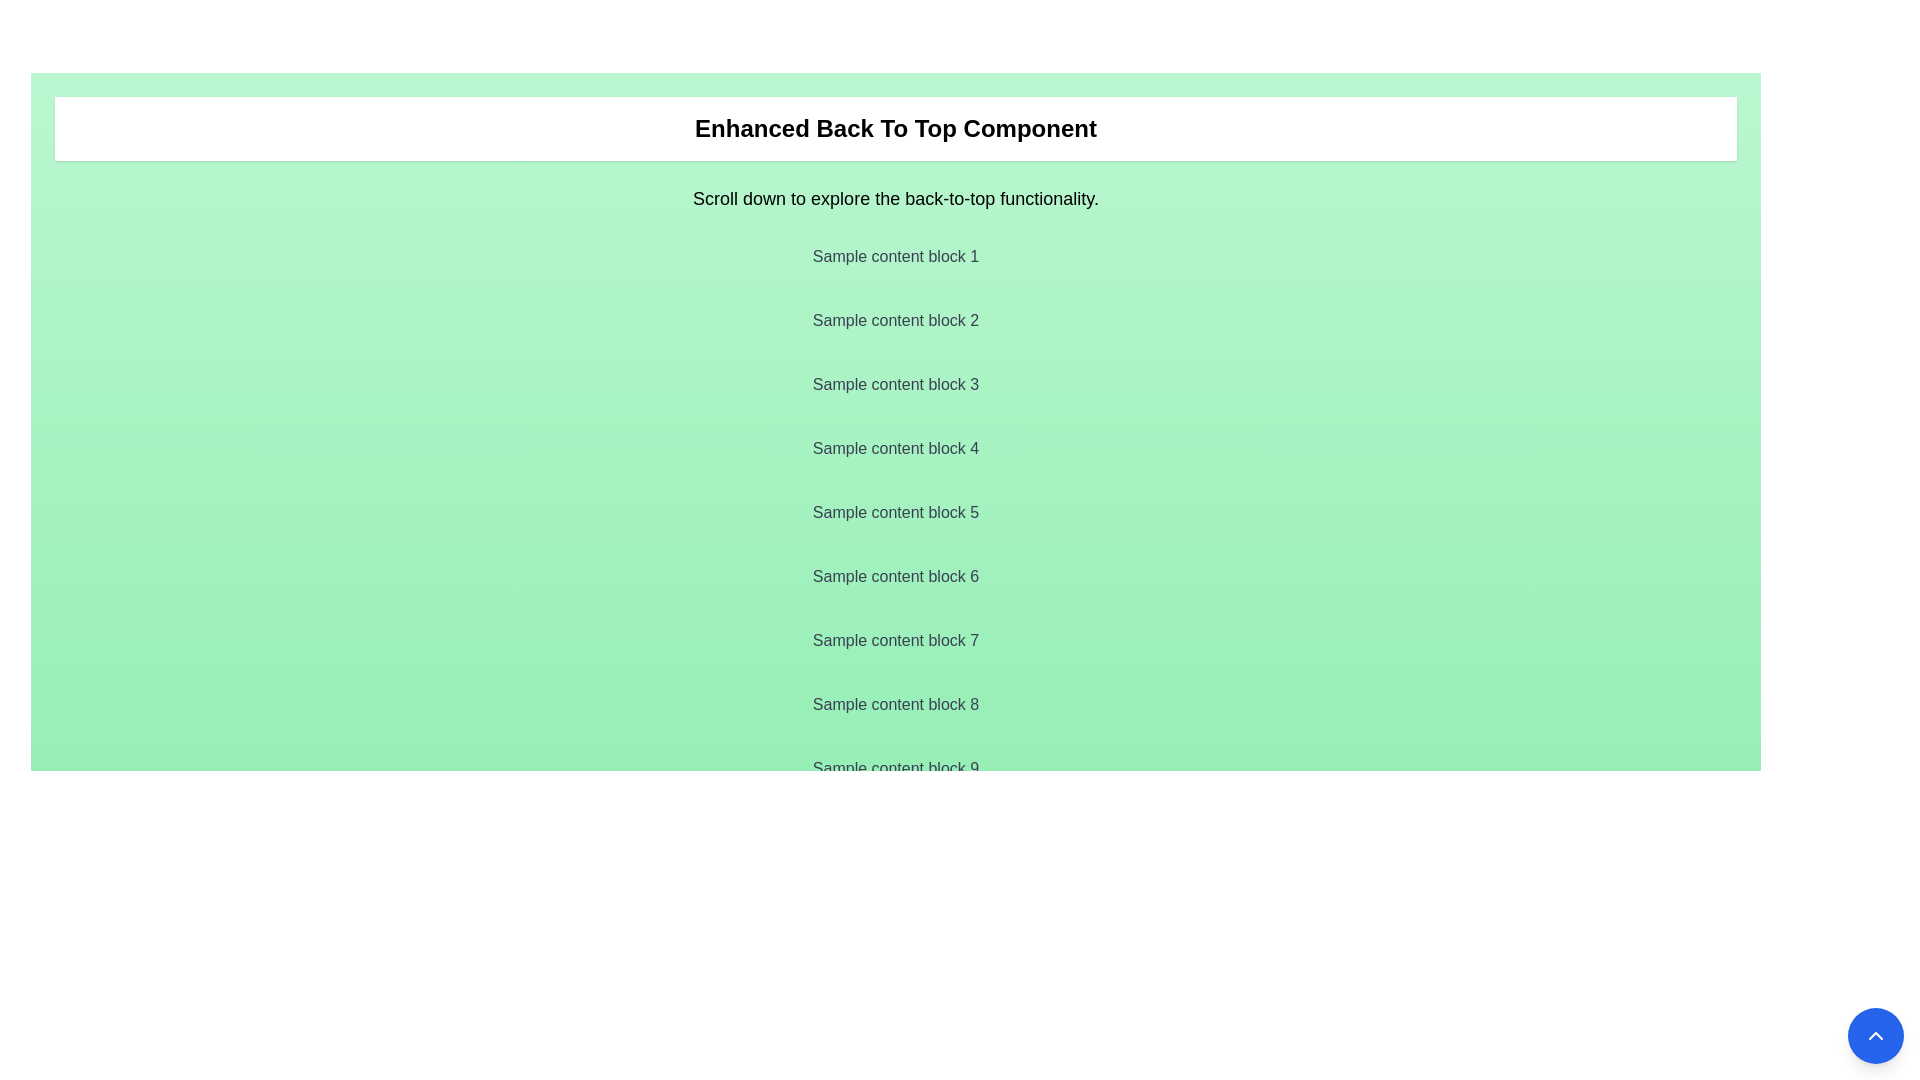 The image size is (1920, 1080). I want to click on the text block labeled 'Sample content block 7', which is styled in gray and positioned among other similar blocks on a gradient green background, so click(895, 640).